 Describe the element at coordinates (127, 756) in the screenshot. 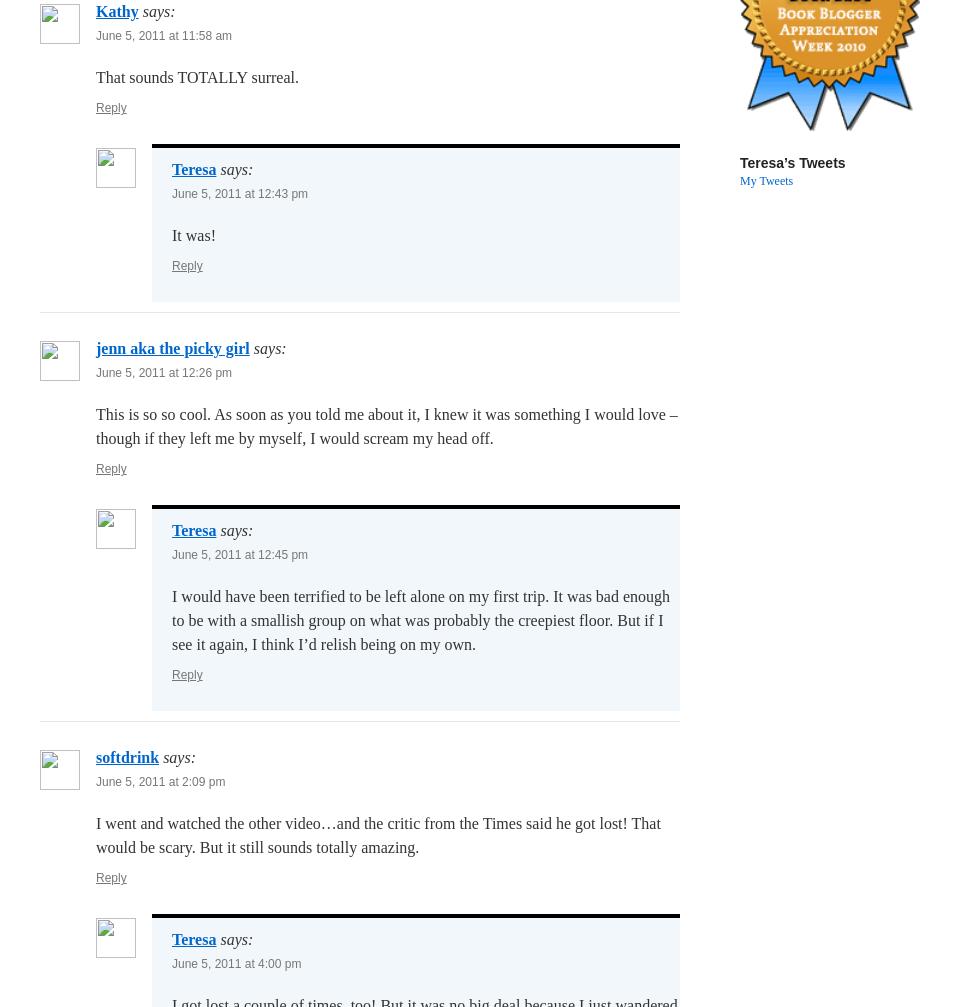

I see `'softdrink'` at that location.